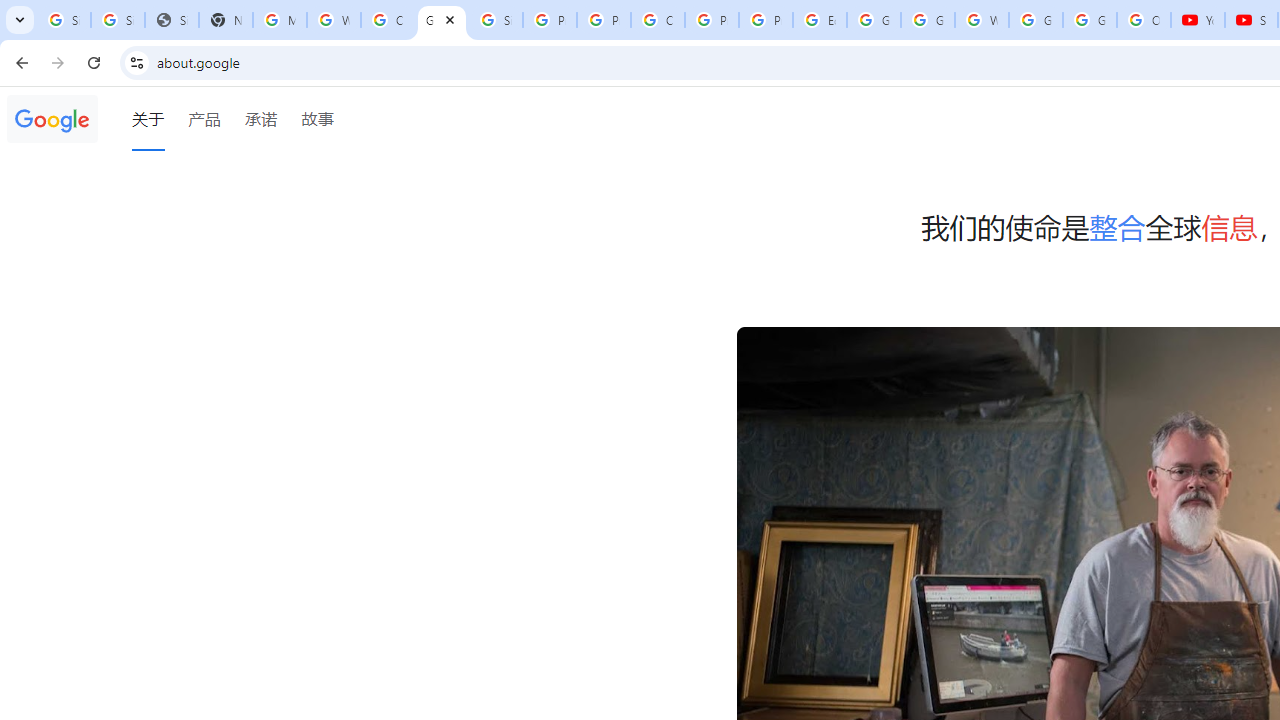 This screenshot has height=720, width=1280. Describe the element at coordinates (135, 61) in the screenshot. I see `'View site information'` at that location.